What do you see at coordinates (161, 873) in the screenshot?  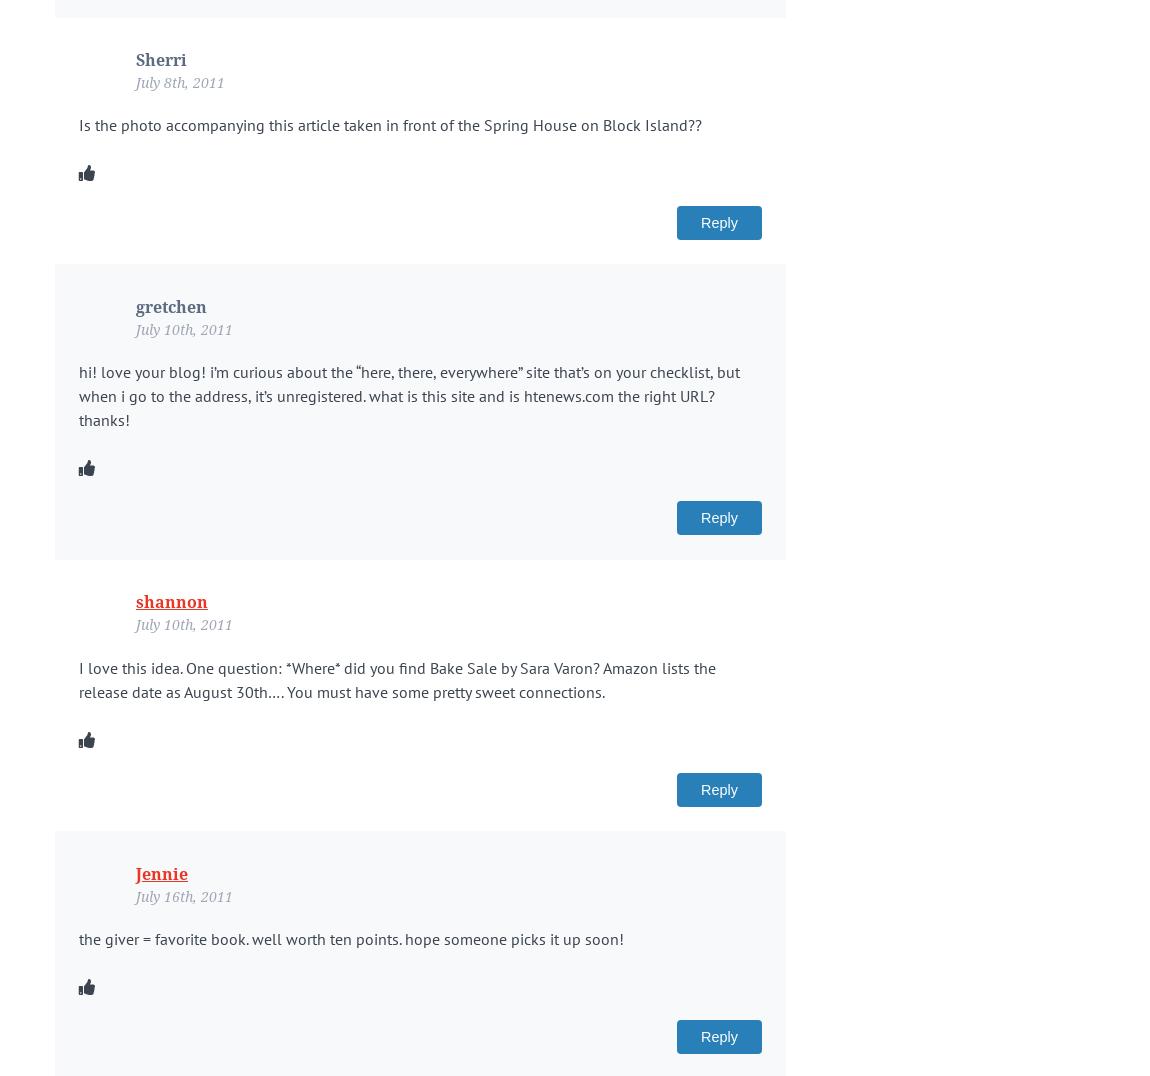 I see `'Jennie'` at bounding box center [161, 873].